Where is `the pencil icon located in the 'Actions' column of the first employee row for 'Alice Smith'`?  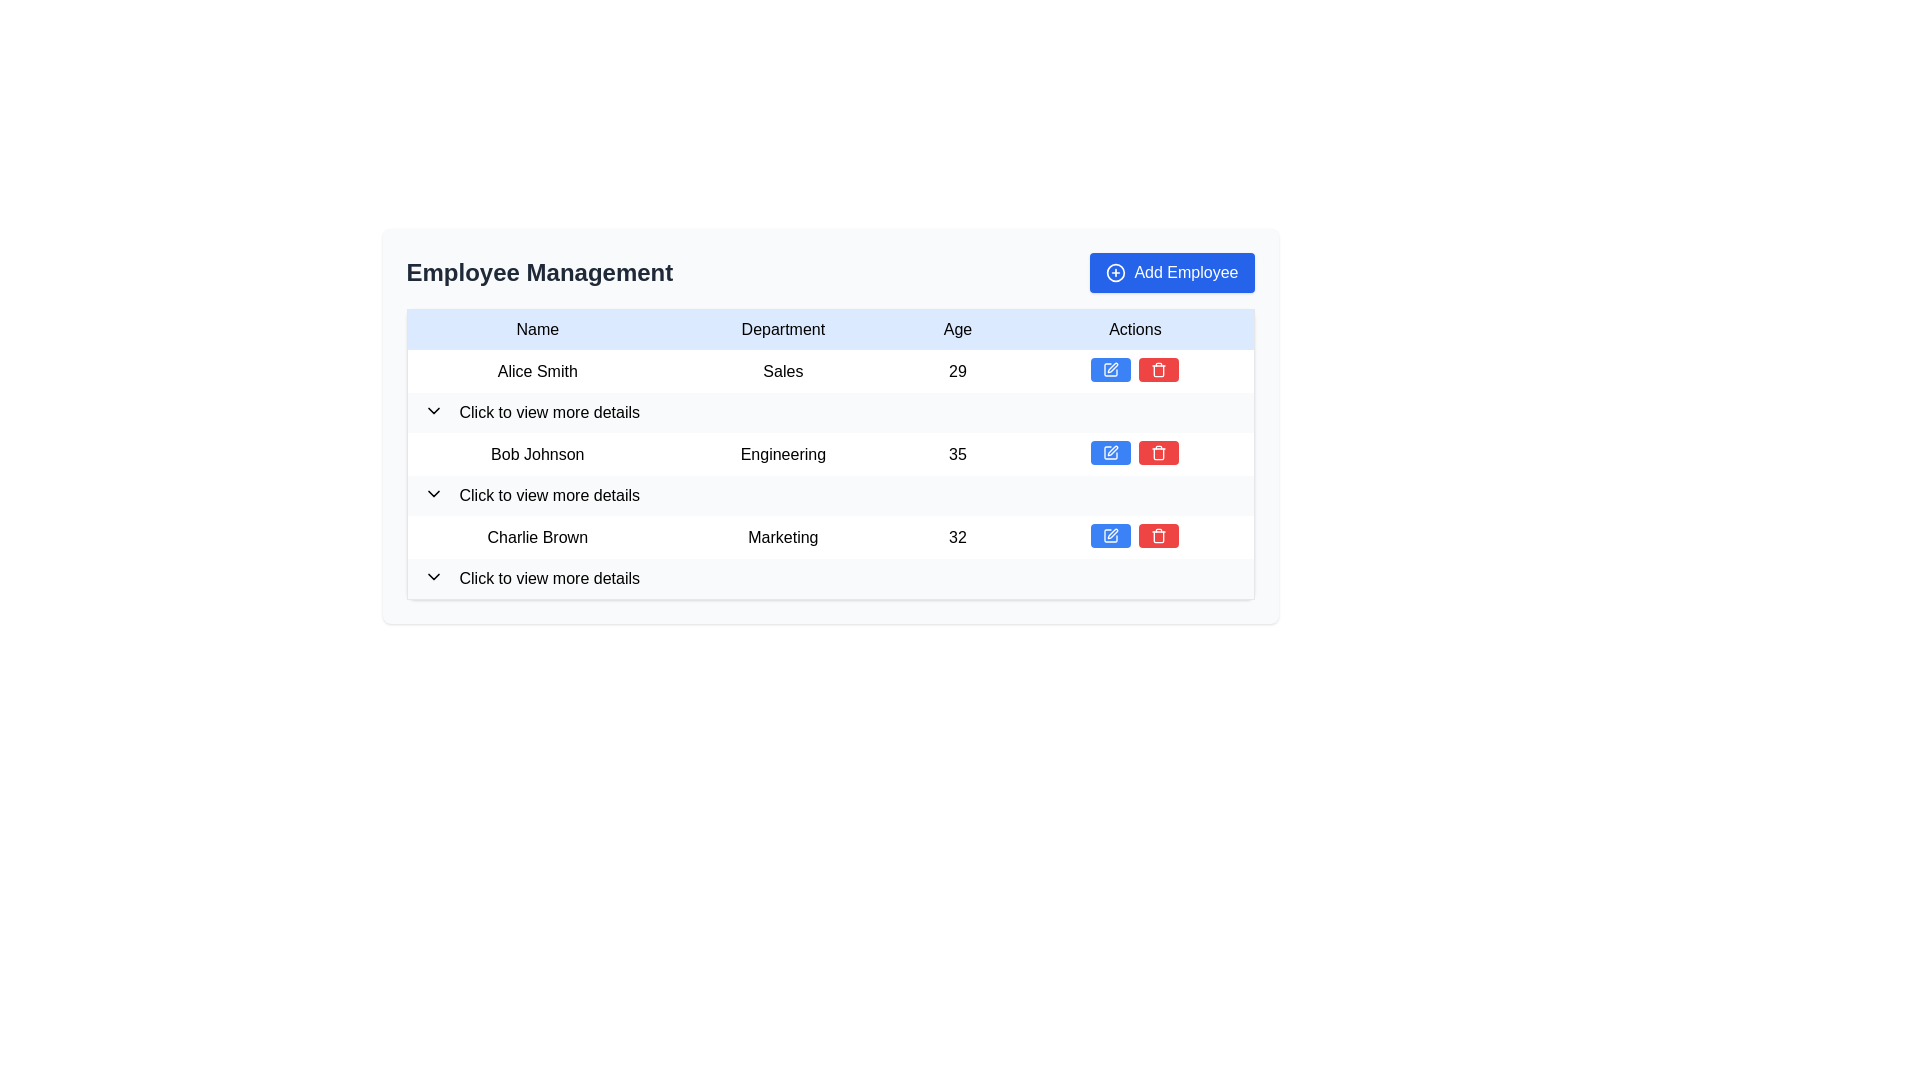 the pencil icon located in the 'Actions' column of the first employee row for 'Alice Smith' is located at coordinates (1112, 367).